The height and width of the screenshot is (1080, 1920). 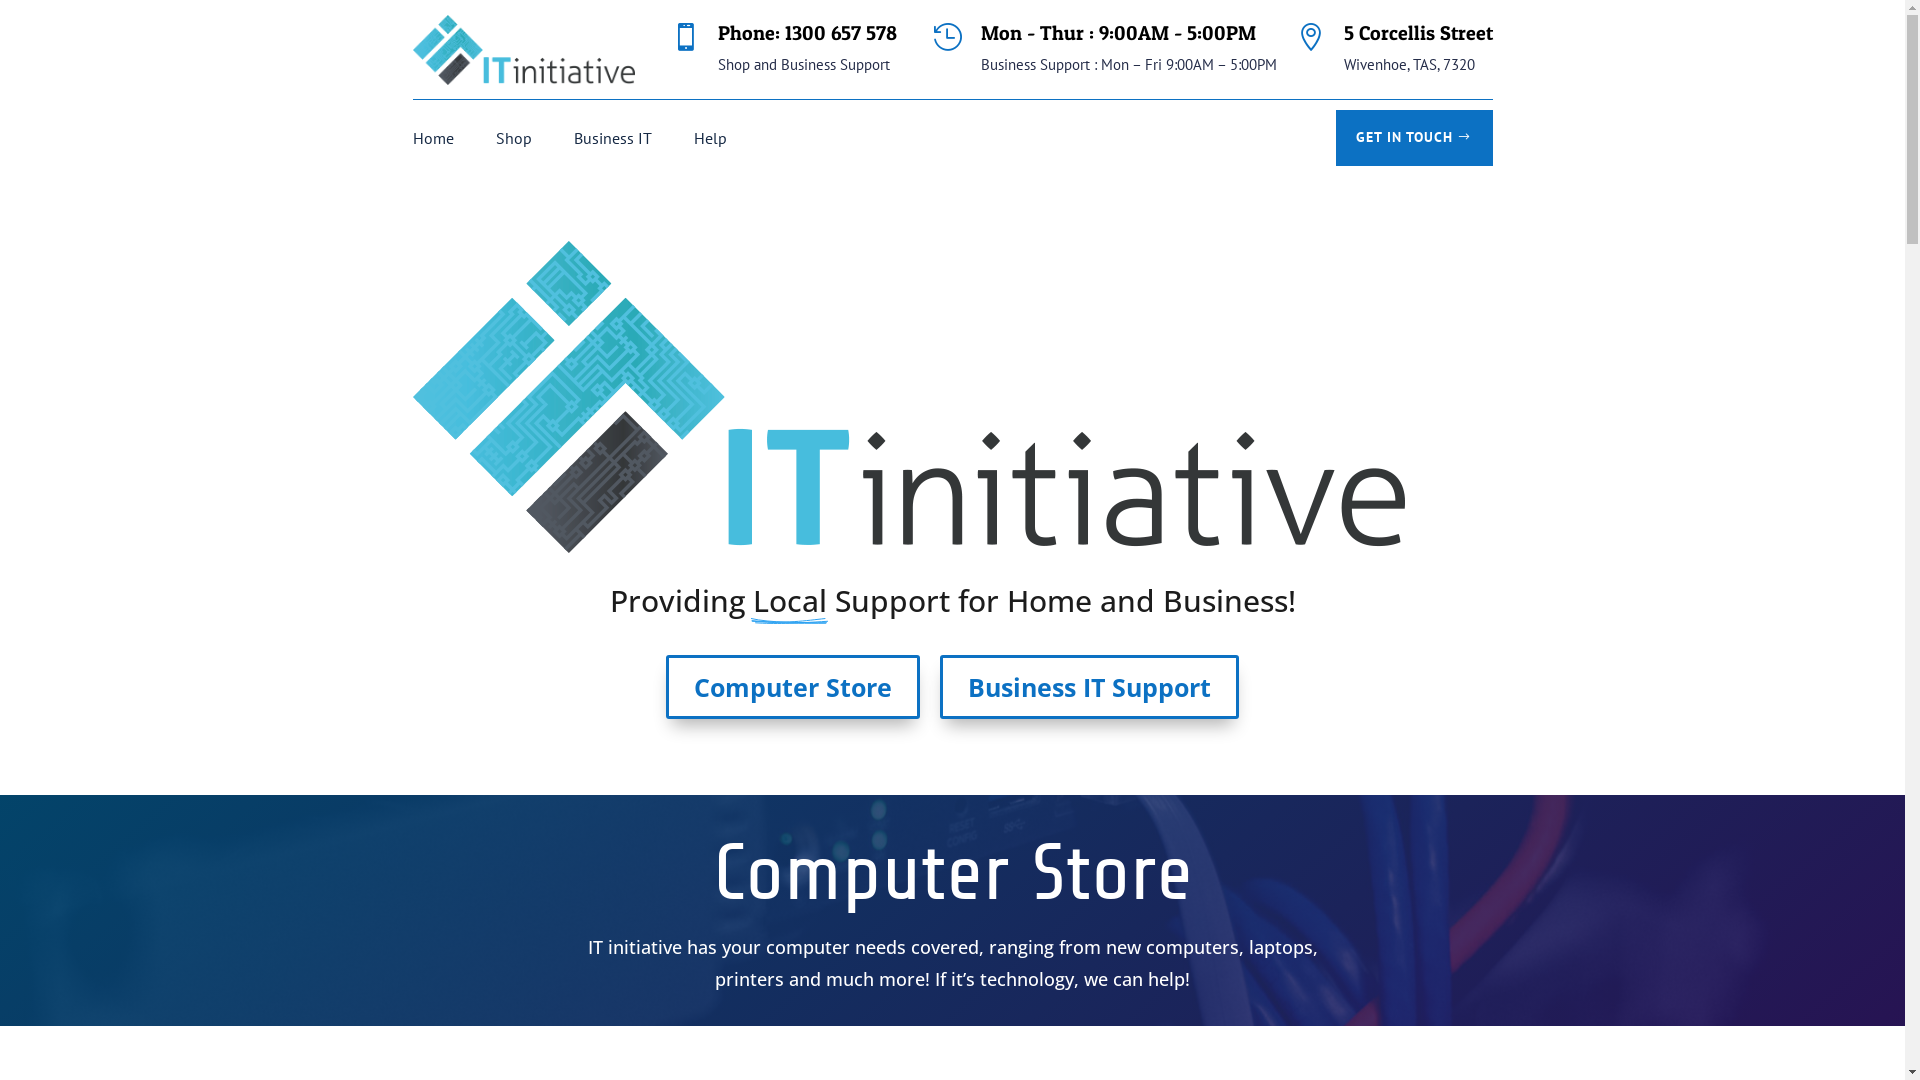 I want to click on 'ITINIT~1', so click(x=523, y=49).